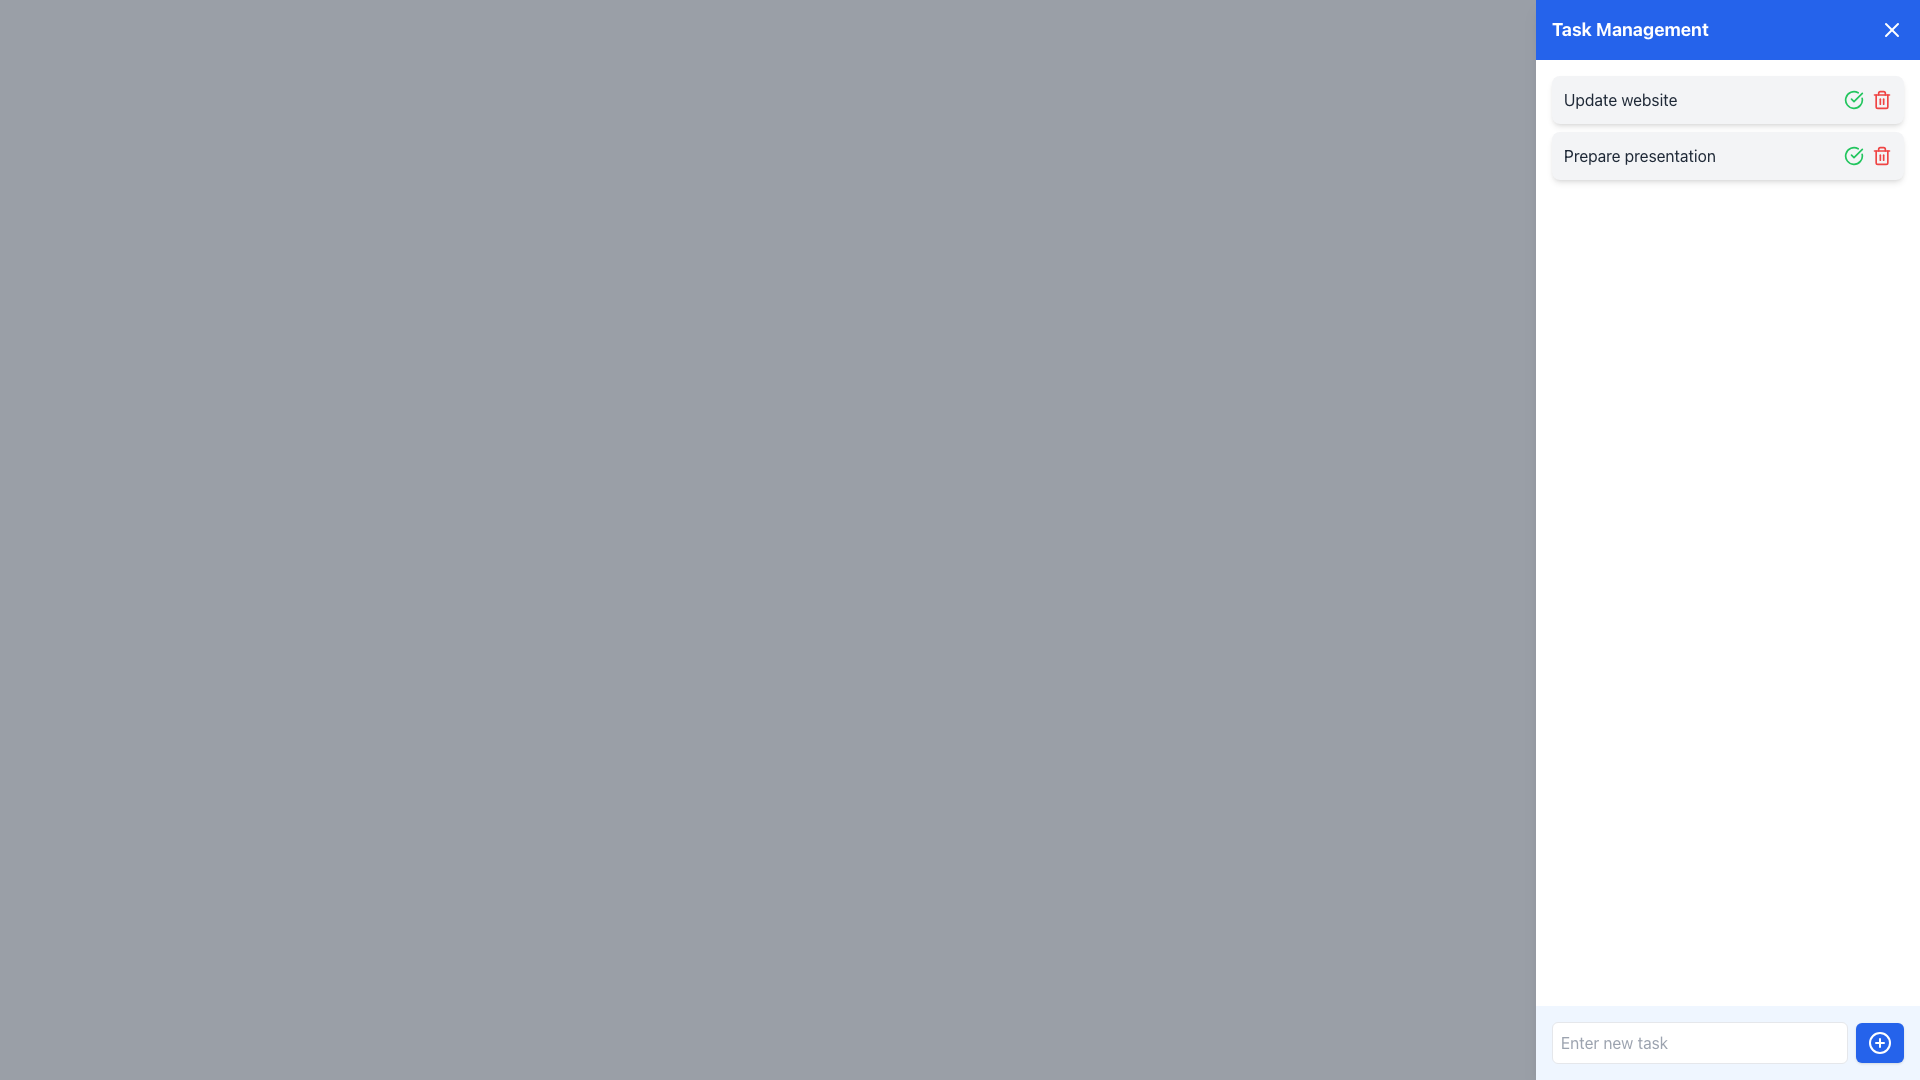 The image size is (1920, 1080). What do you see at coordinates (1880, 100) in the screenshot?
I see `the red trash bin icon button located in the far-right section of the task item titled 'Update website' in the task management interface` at bounding box center [1880, 100].